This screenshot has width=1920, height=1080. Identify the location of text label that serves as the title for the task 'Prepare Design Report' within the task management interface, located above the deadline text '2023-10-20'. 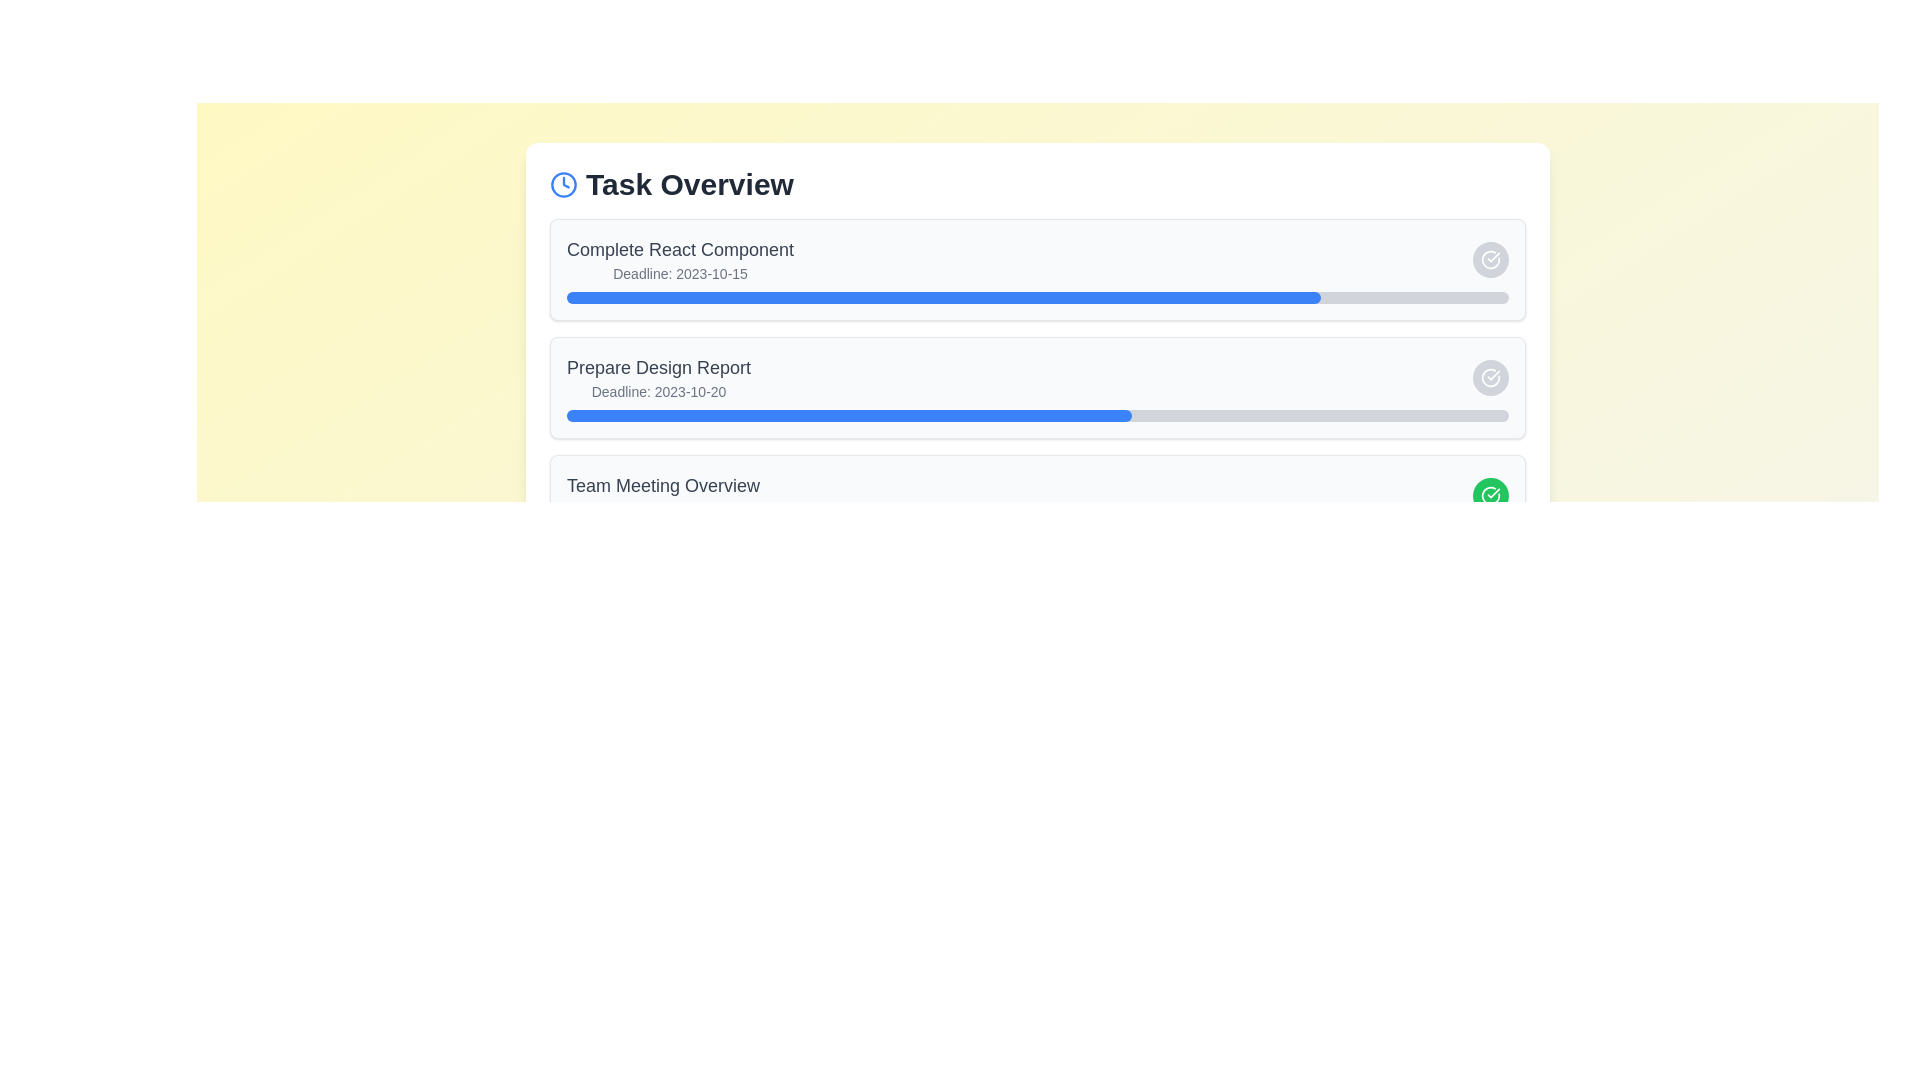
(659, 367).